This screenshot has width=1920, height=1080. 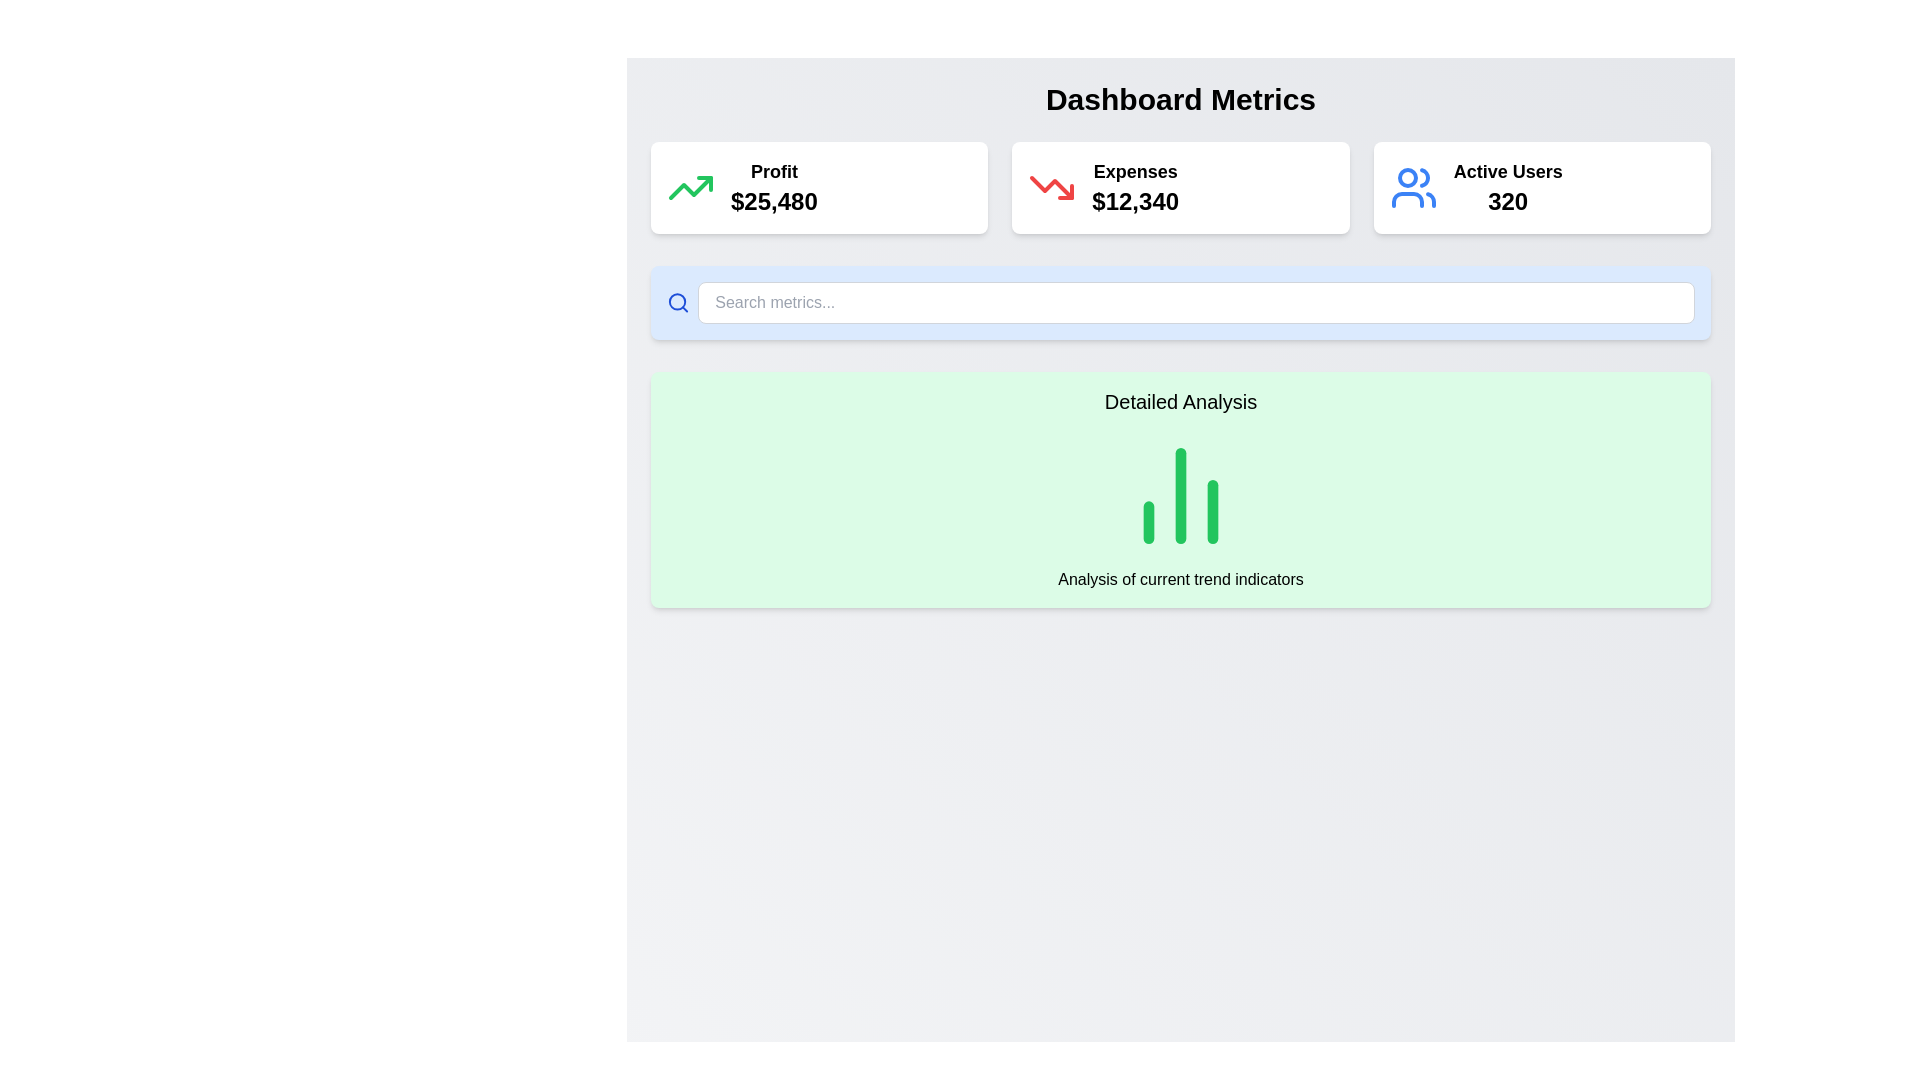 What do you see at coordinates (773, 171) in the screenshot?
I see `the 'Profit' text label located in the upper-left section of the dashboard, which indicates the metric displayed below it` at bounding box center [773, 171].